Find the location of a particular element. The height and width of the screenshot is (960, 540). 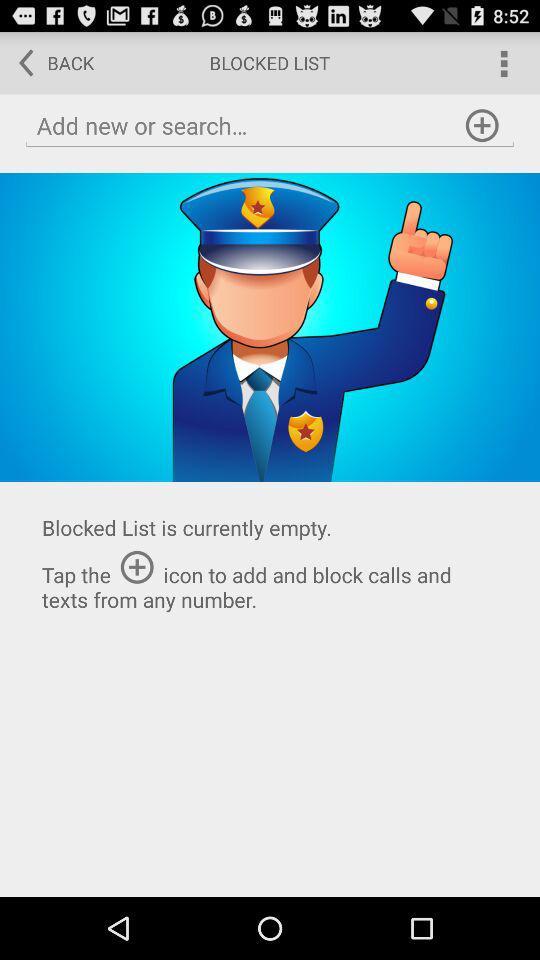

search term is located at coordinates (270, 125).